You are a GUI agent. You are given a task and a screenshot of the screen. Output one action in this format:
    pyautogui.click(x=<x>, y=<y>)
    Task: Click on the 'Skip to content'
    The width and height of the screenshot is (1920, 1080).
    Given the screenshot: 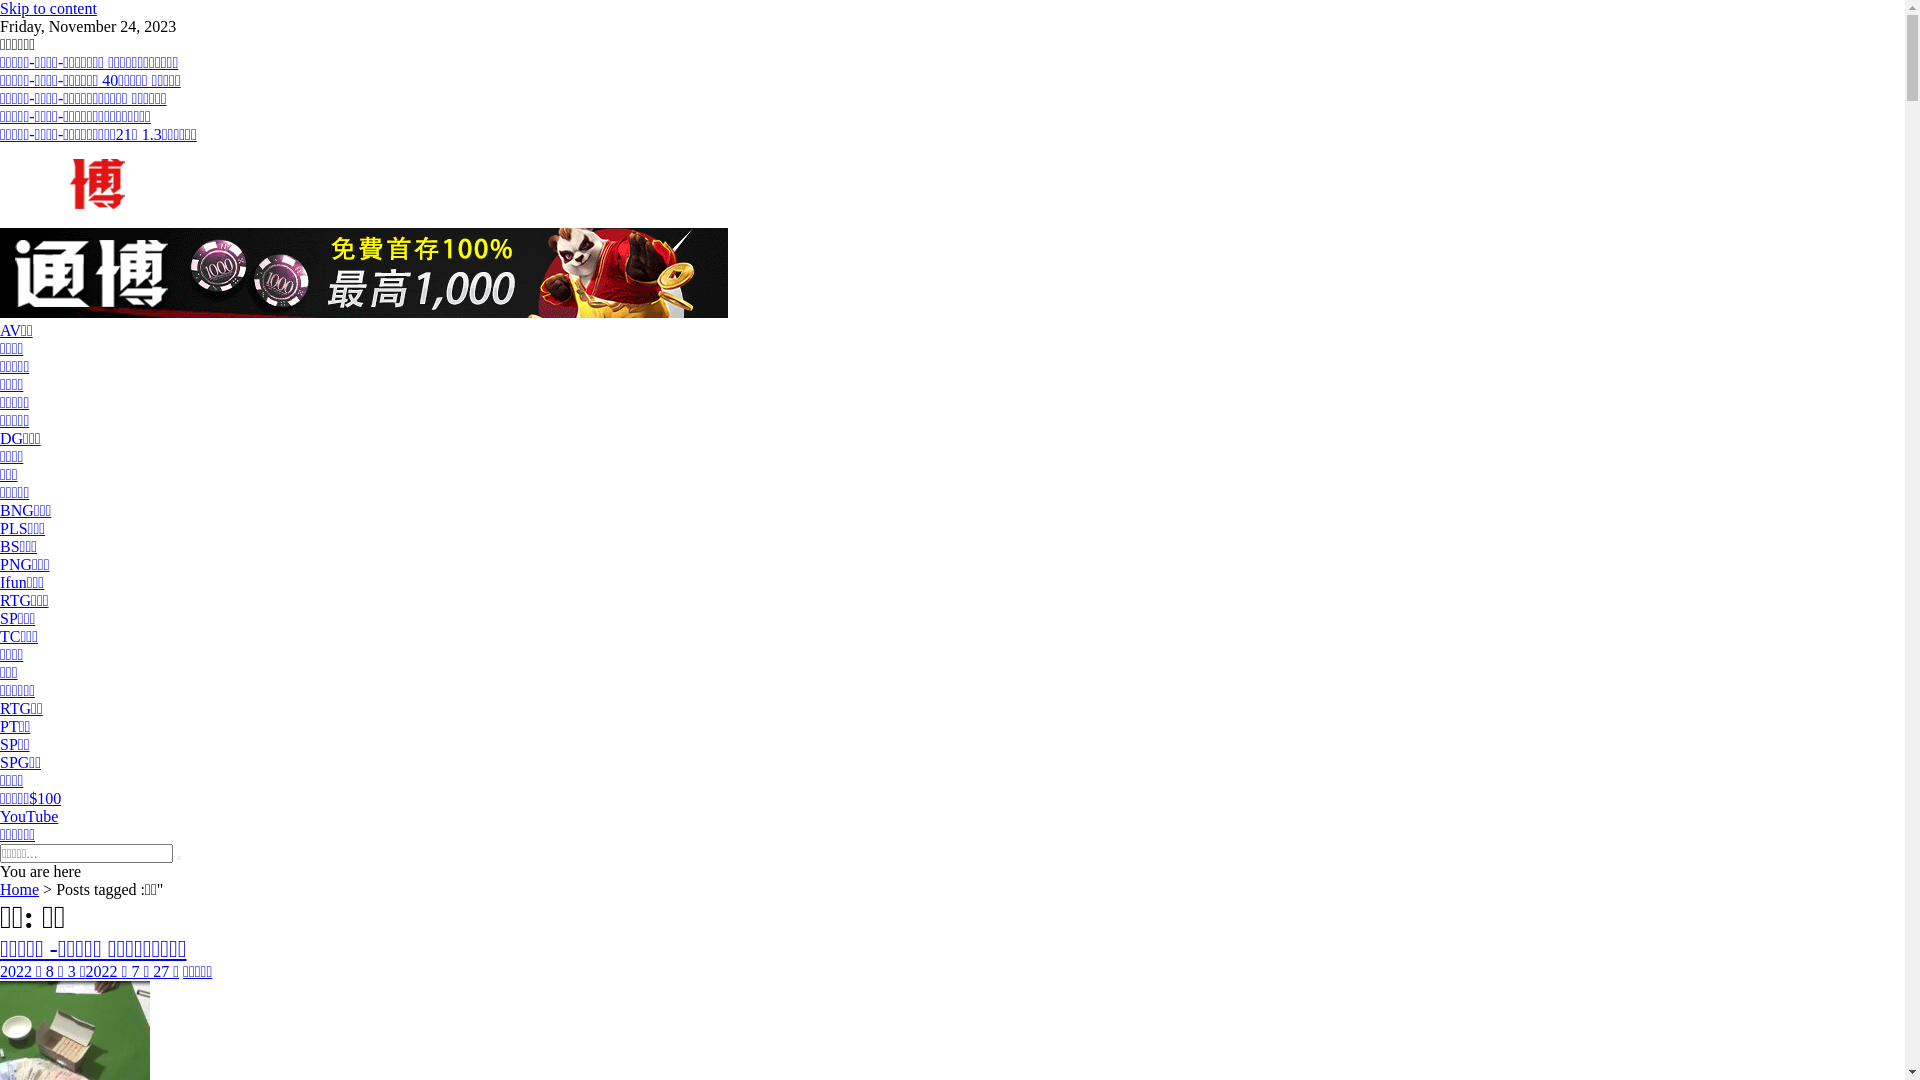 What is the action you would take?
    pyautogui.click(x=48, y=8)
    